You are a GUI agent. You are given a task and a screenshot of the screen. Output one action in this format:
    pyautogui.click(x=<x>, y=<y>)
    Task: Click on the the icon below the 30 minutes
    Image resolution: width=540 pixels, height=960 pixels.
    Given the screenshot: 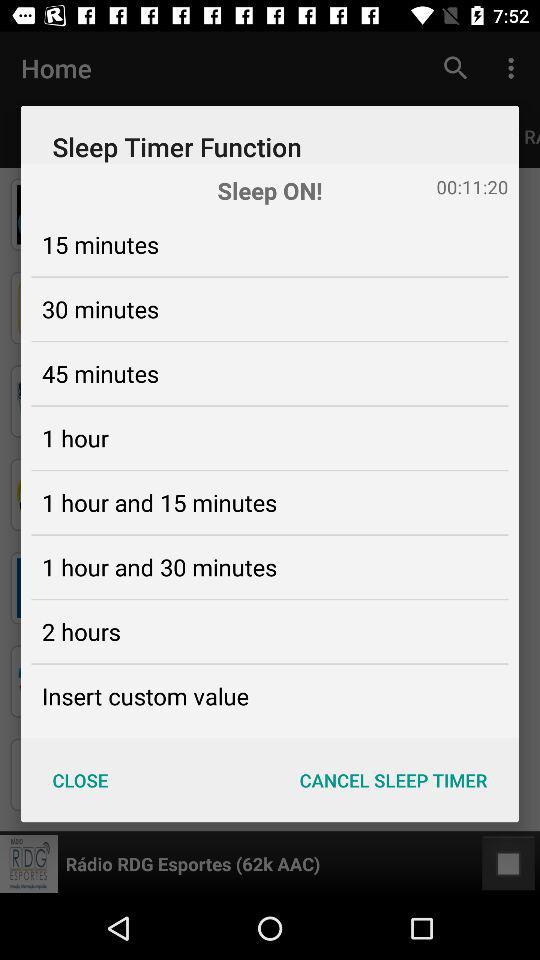 What is the action you would take?
    pyautogui.click(x=99, y=372)
    